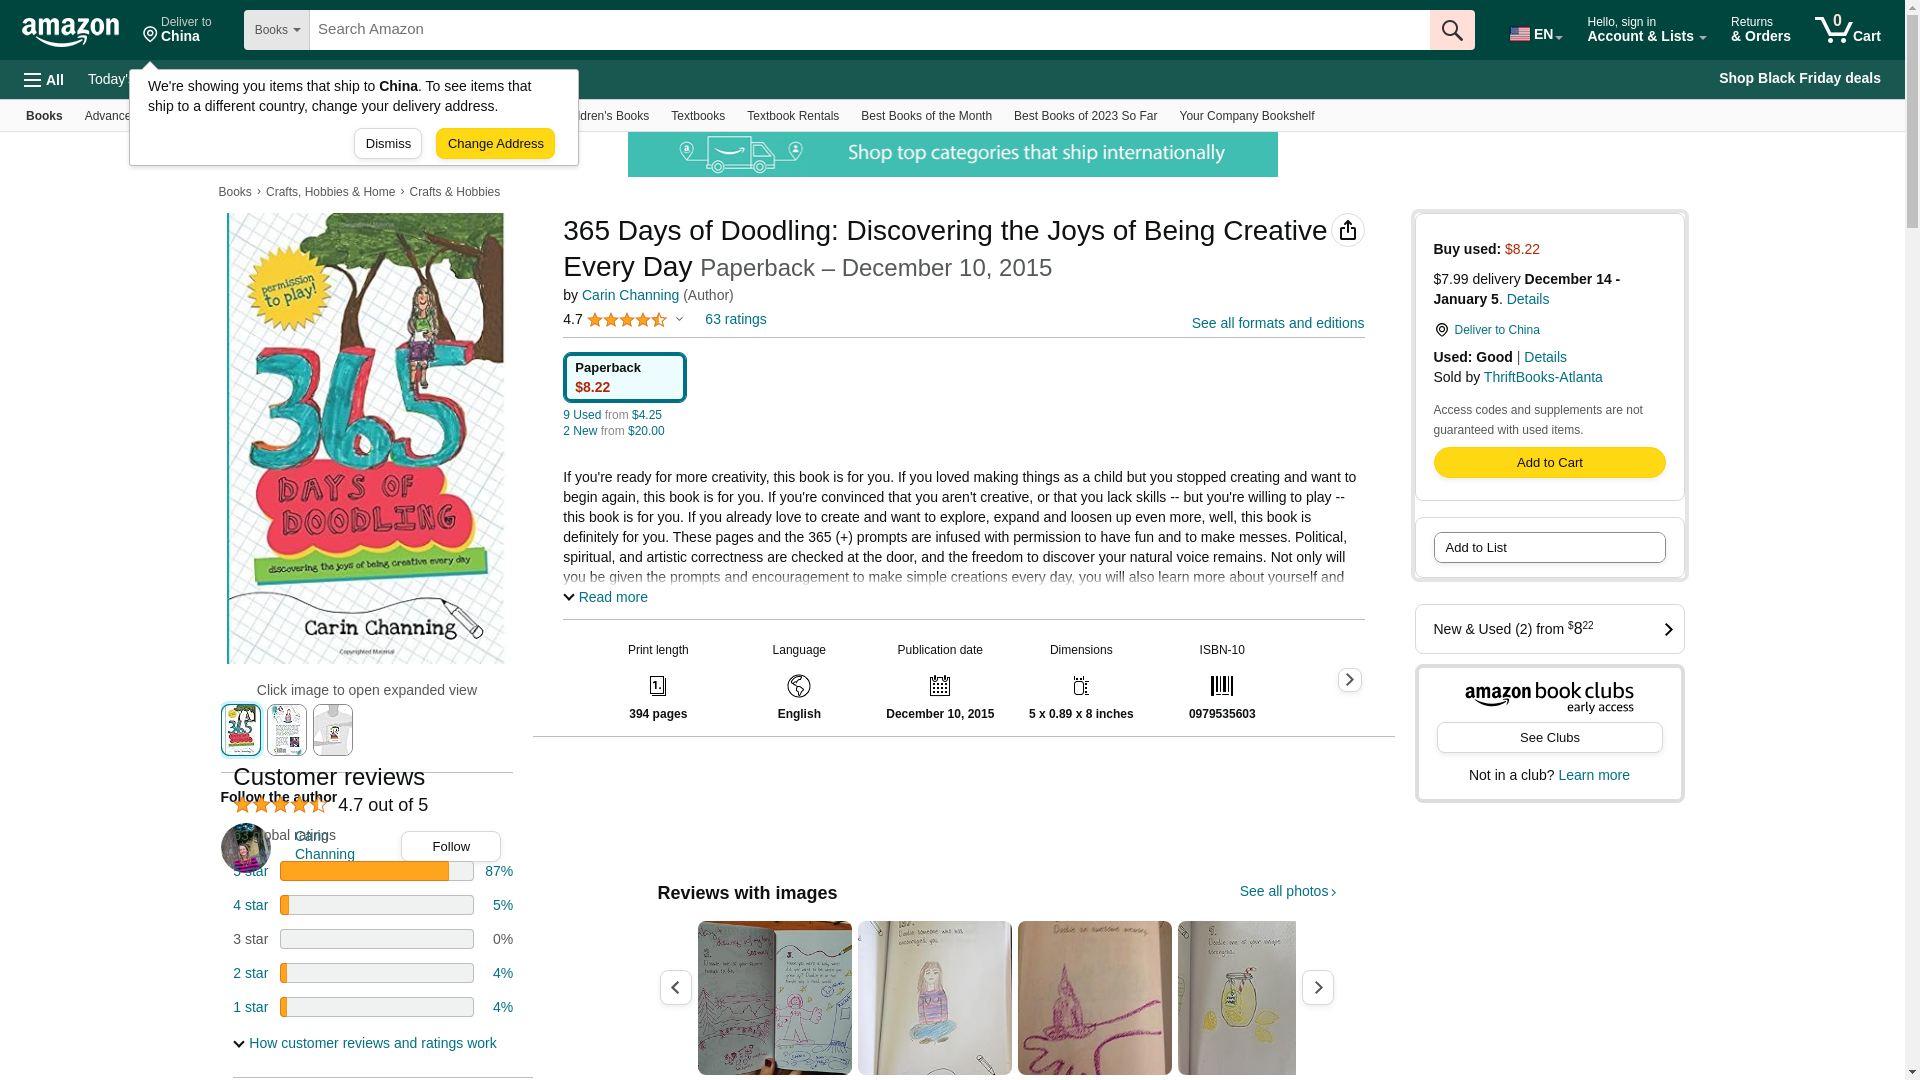 This screenshot has height=1080, width=1920. What do you see at coordinates (1577, 30) in the screenshot?
I see `'Hello, sign in` at bounding box center [1577, 30].